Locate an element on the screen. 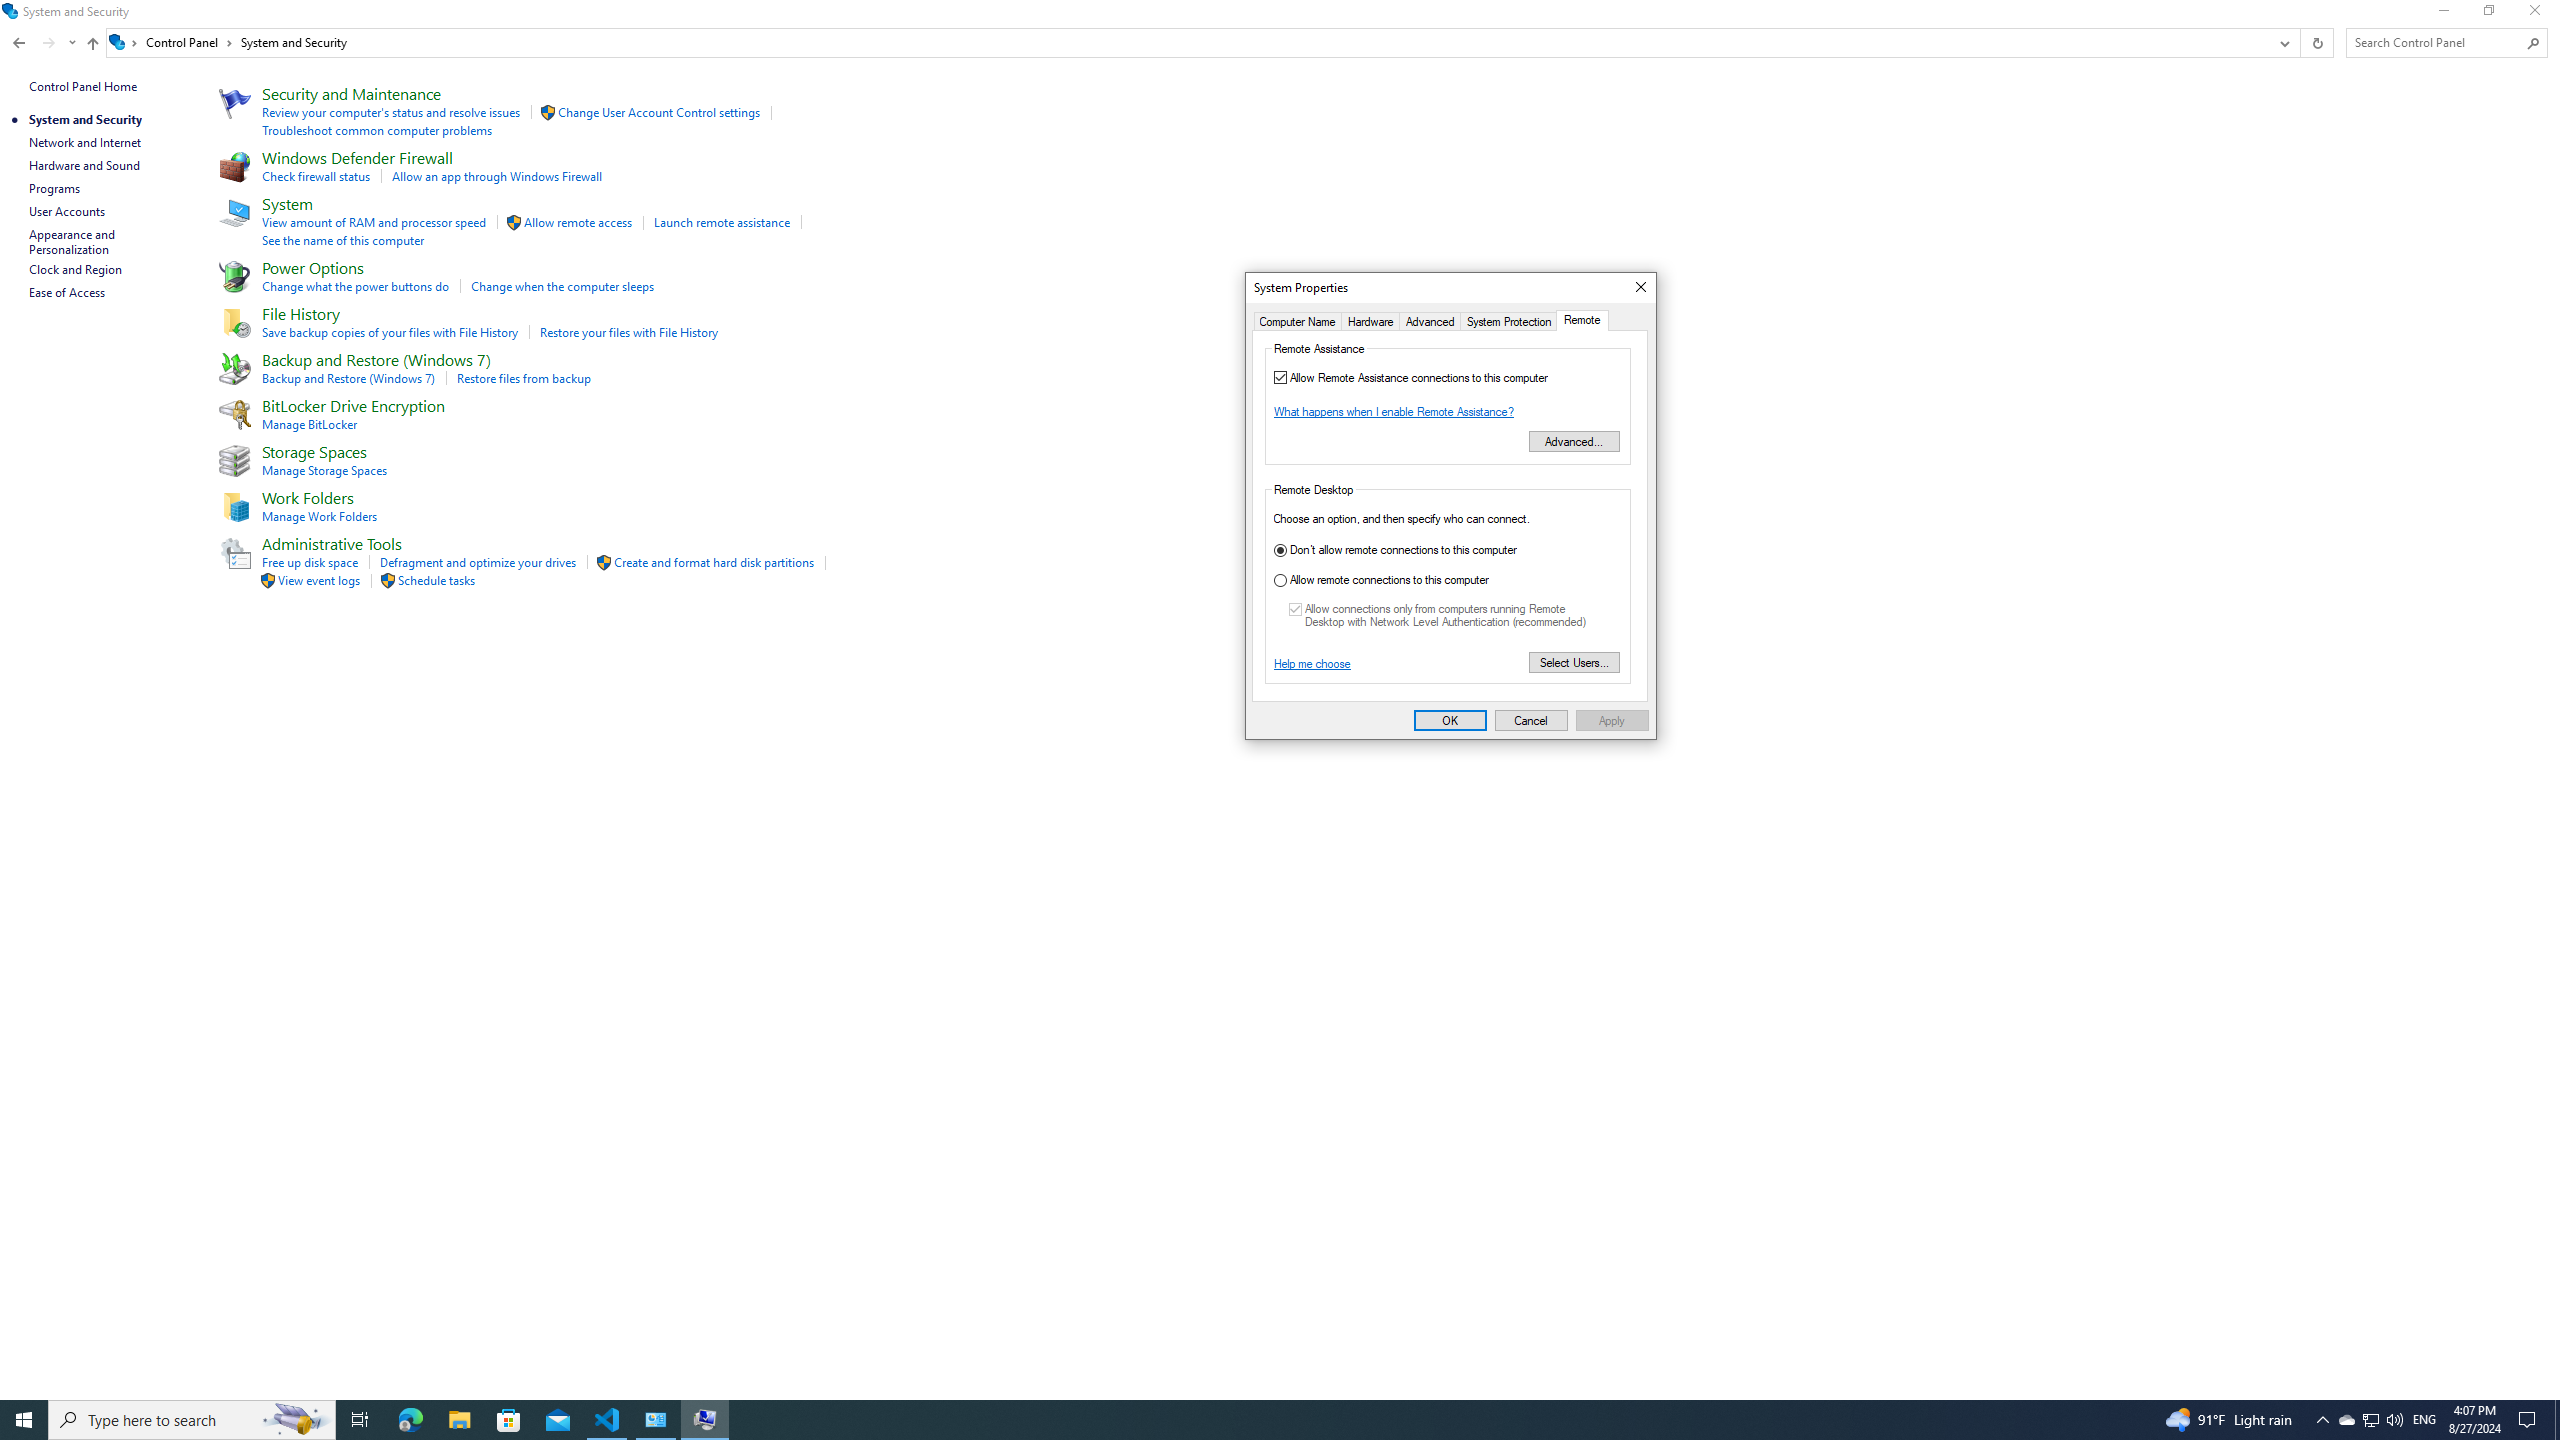  'What happens when I enable Remote Assistance?' is located at coordinates (1393, 410).